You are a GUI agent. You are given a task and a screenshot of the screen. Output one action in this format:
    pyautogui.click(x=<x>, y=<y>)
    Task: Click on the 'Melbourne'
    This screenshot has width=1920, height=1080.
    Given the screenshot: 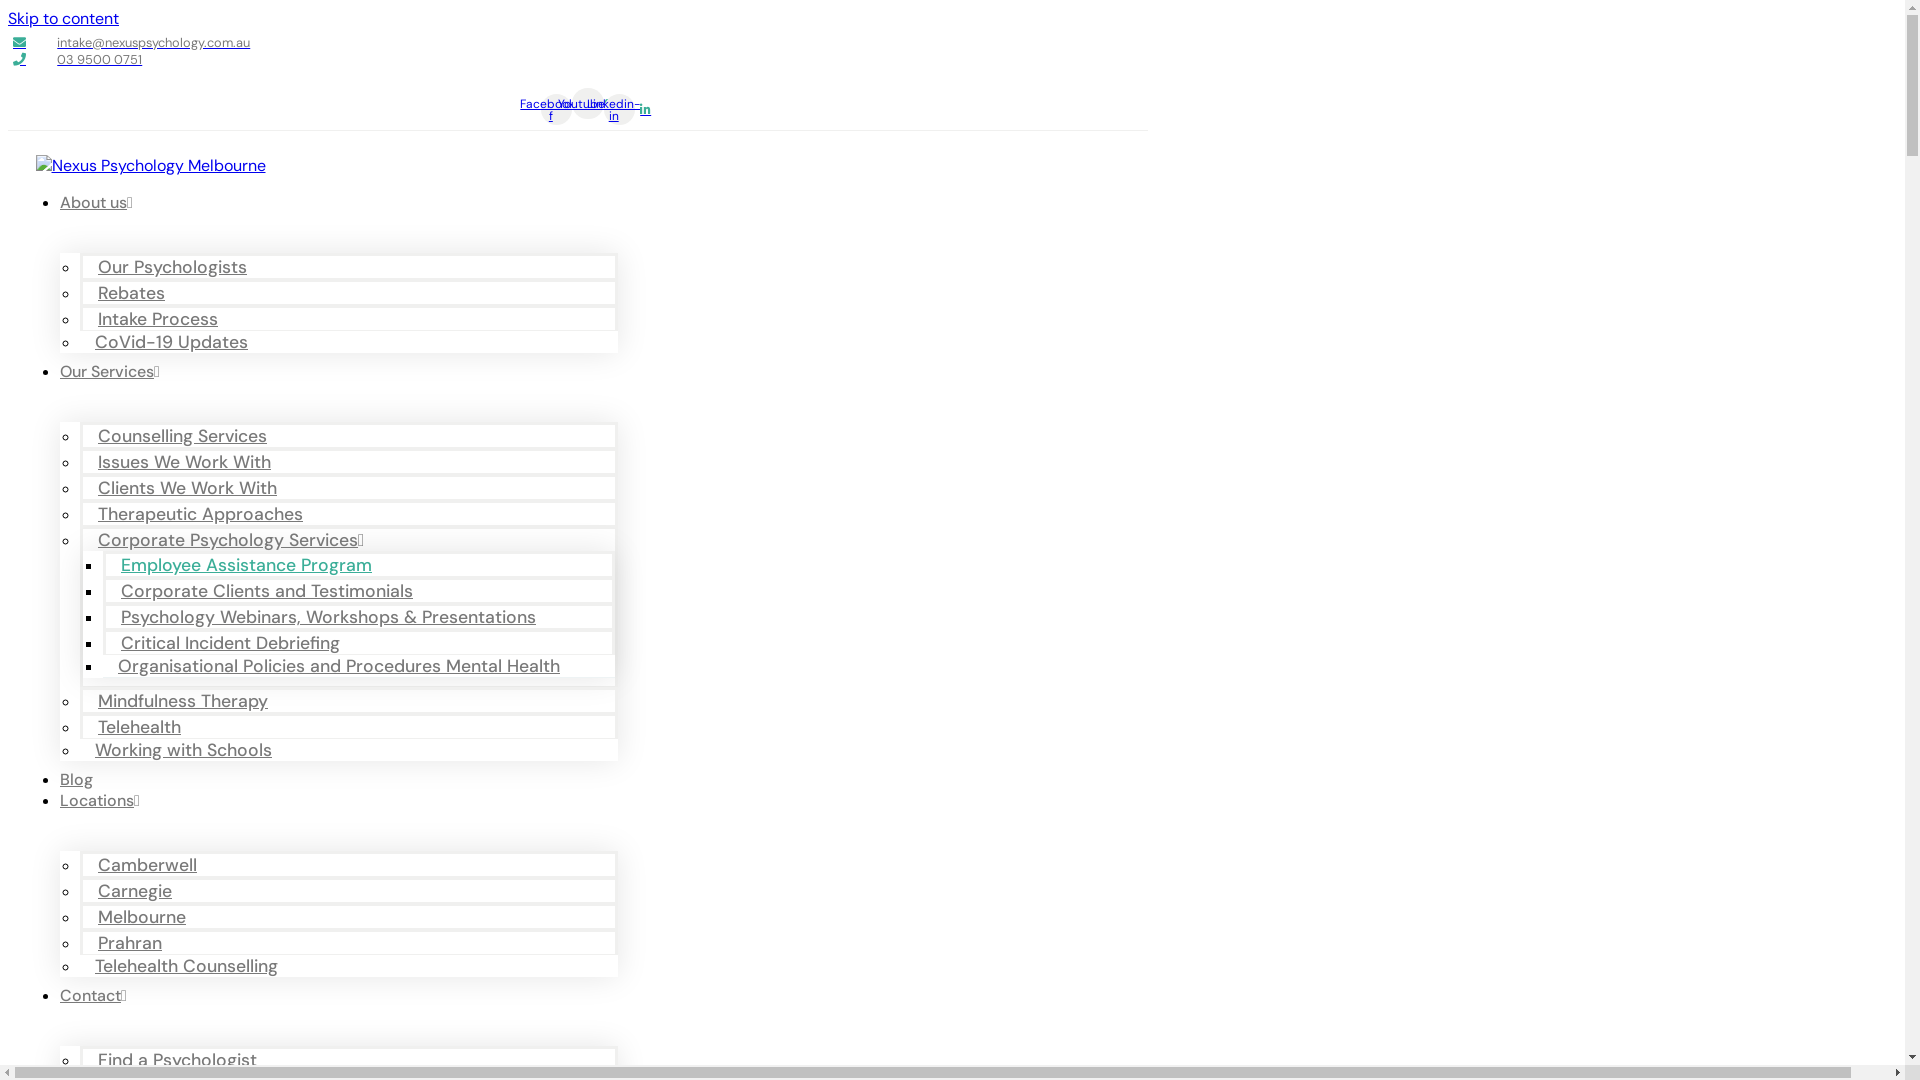 What is the action you would take?
    pyautogui.click(x=146, y=917)
    